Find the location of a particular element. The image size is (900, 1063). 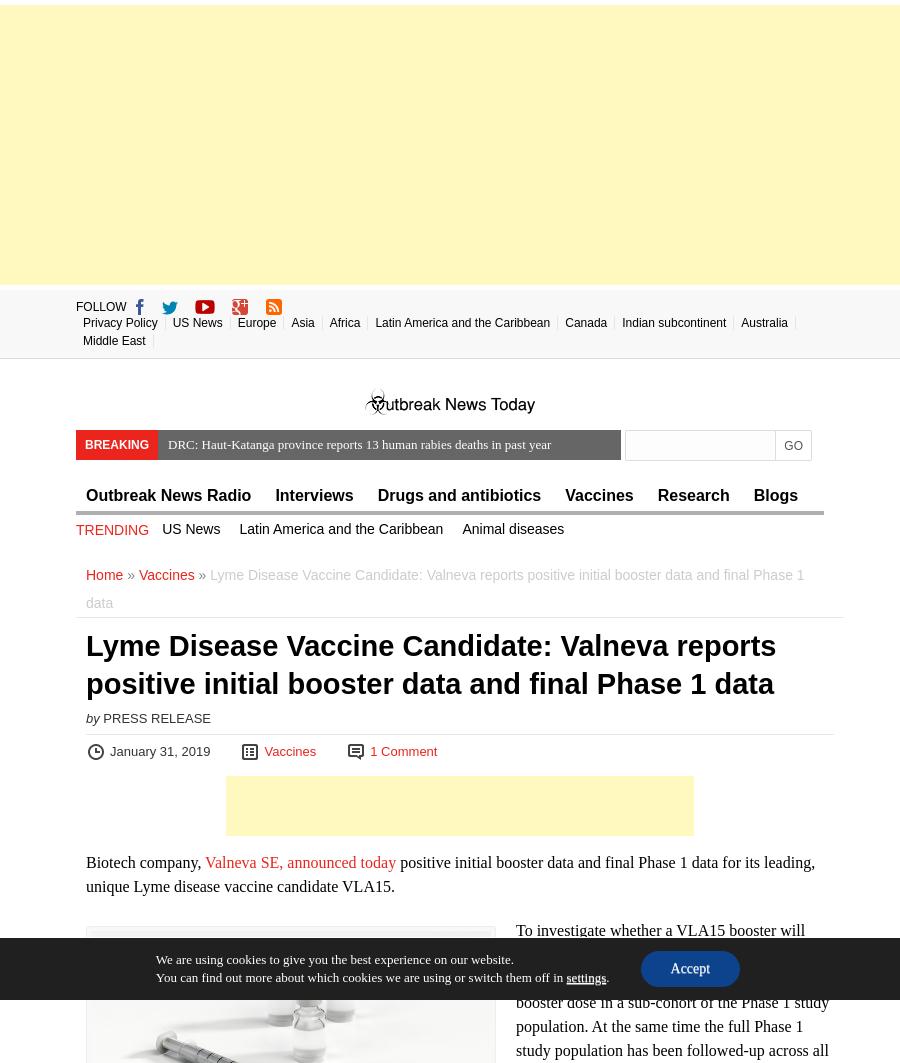

'Research' is located at coordinates (657, 495).